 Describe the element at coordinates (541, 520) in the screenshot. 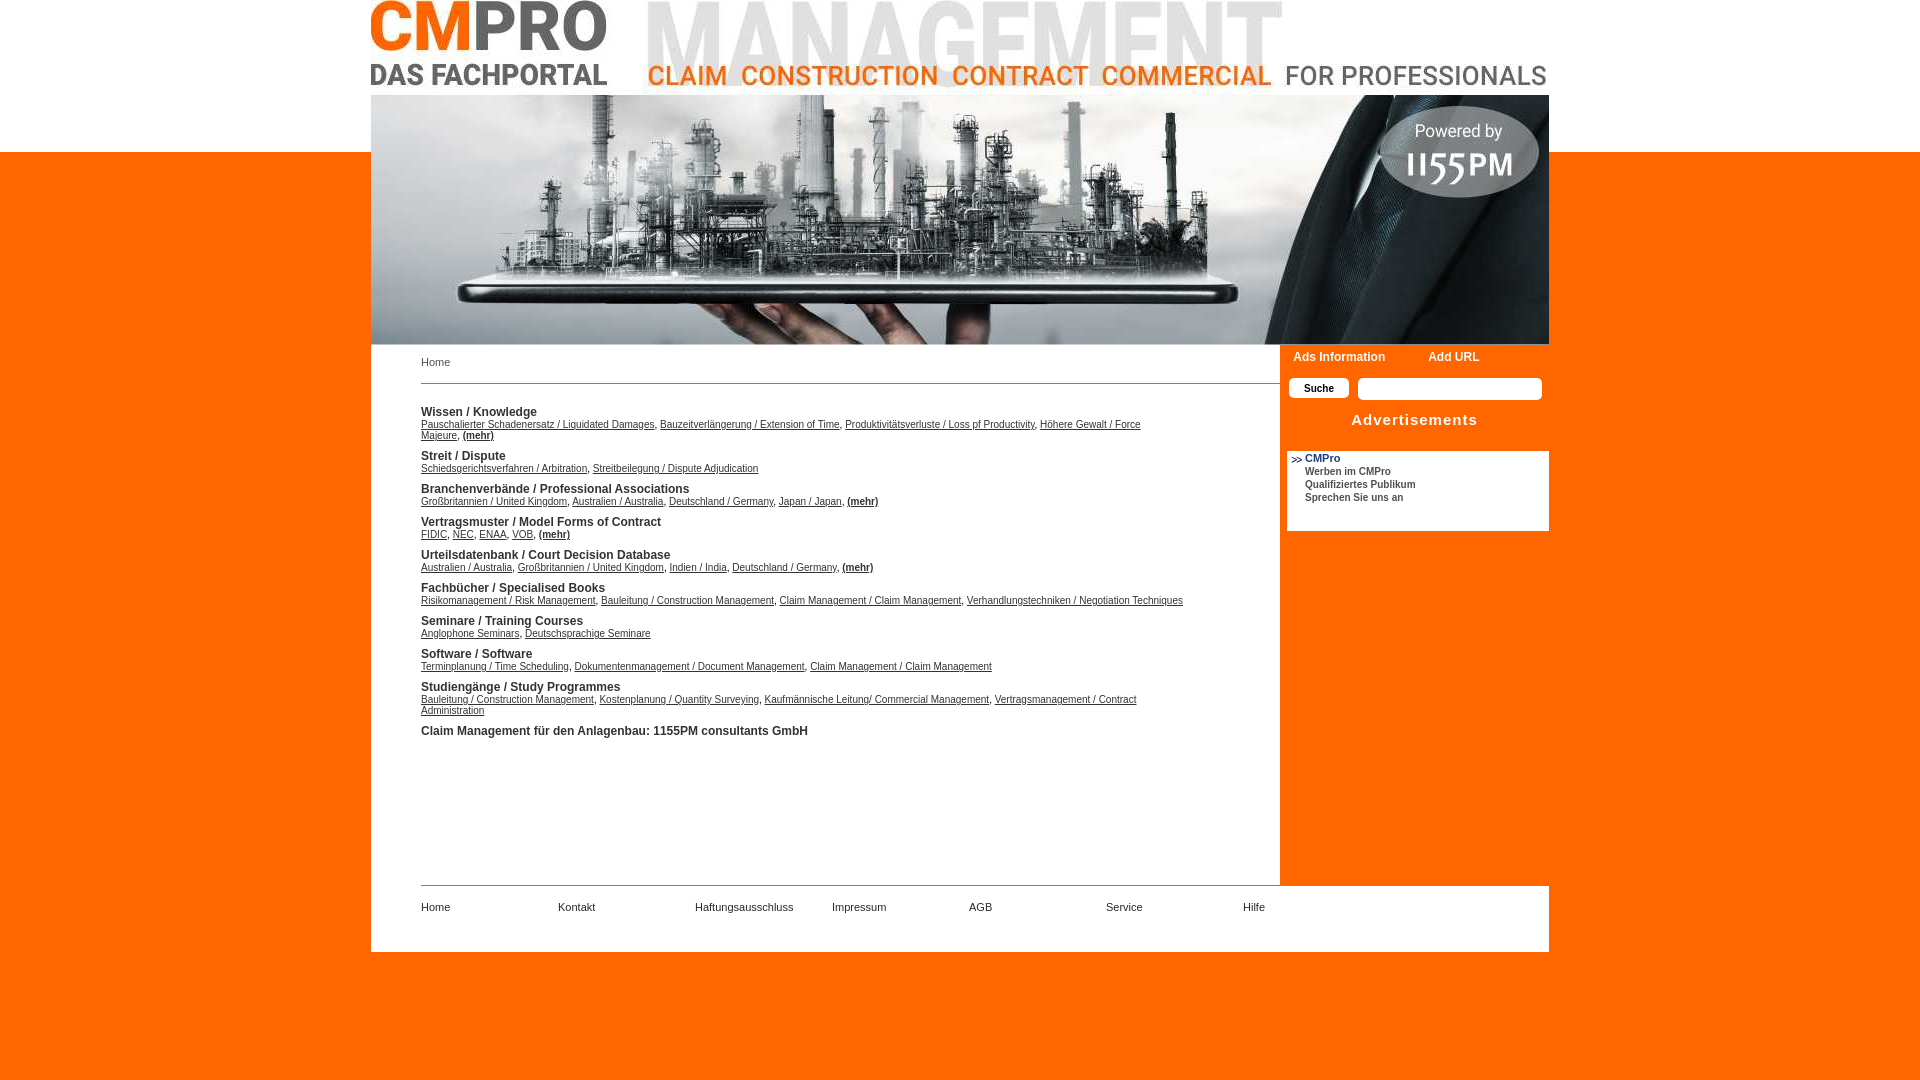

I see `'Vertragsmuster / Model Forms of Contract'` at that location.